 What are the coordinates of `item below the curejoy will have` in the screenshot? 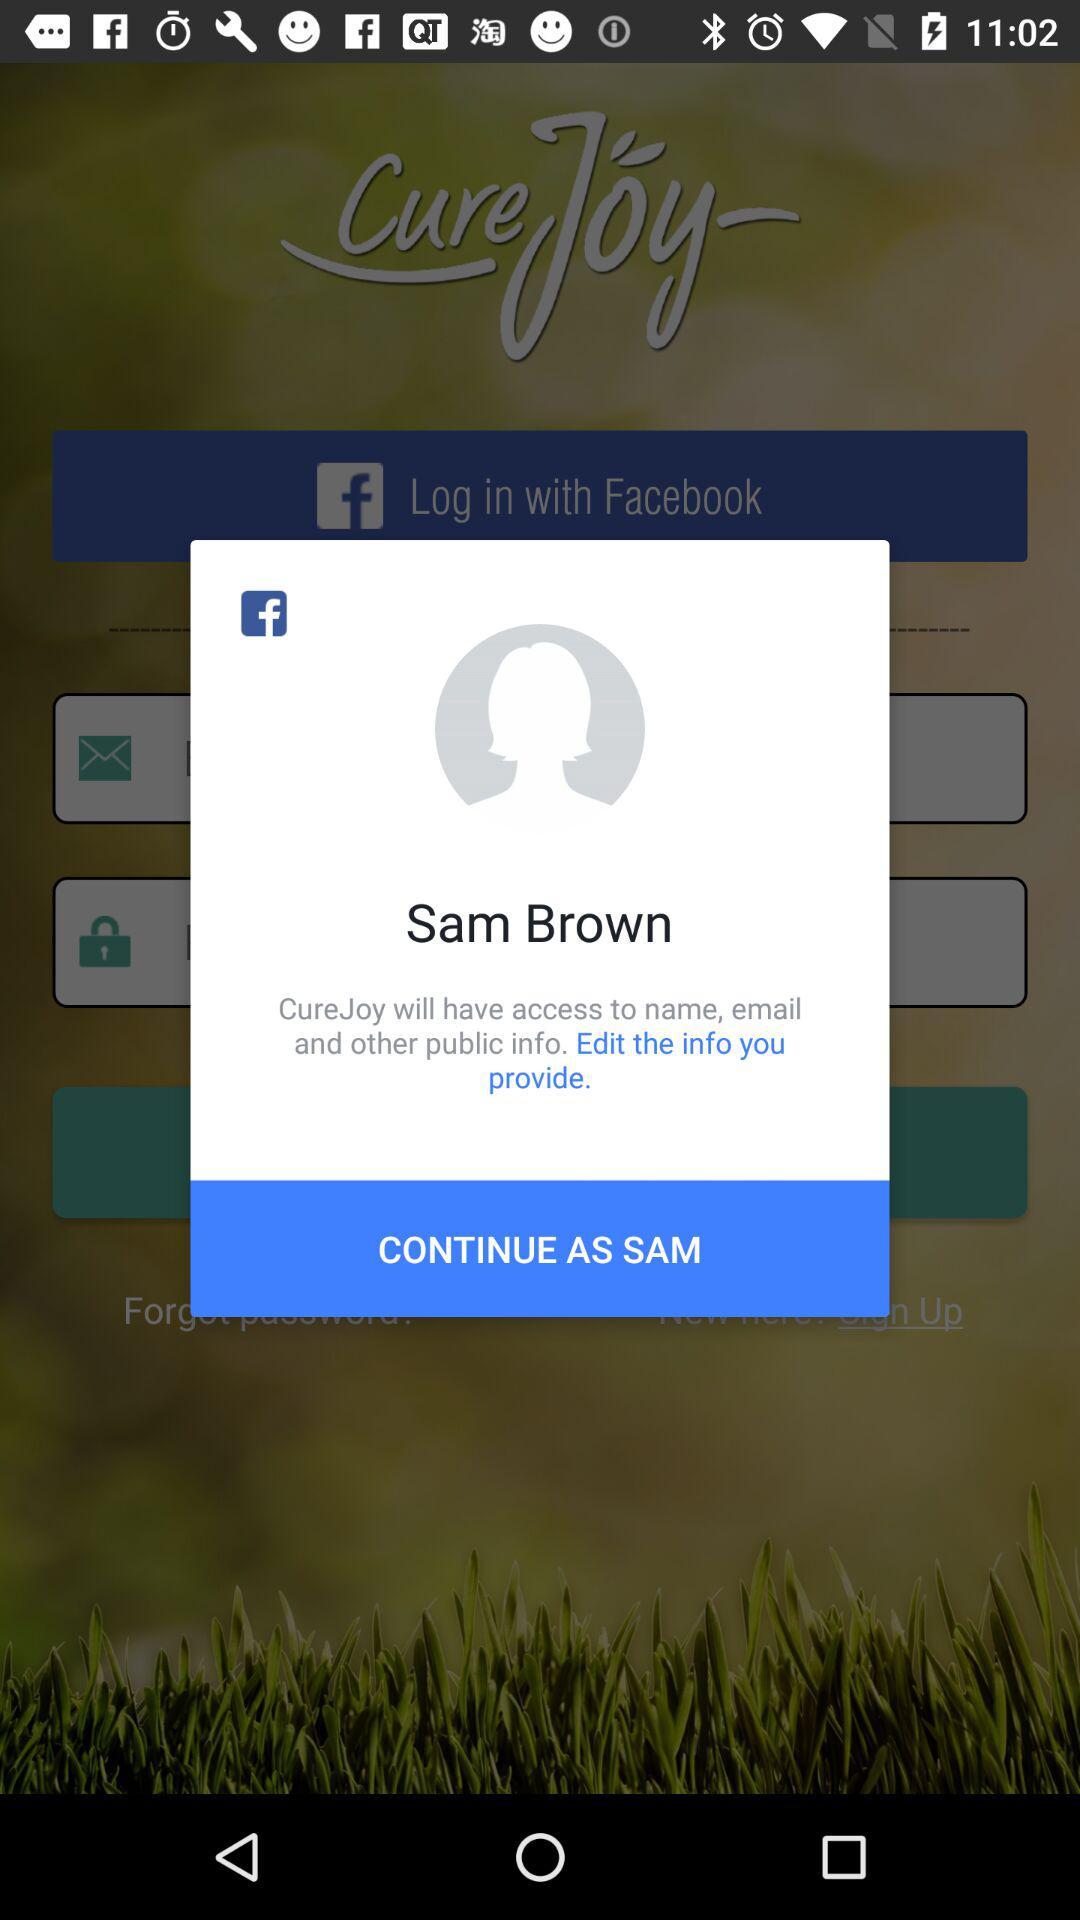 It's located at (540, 1247).